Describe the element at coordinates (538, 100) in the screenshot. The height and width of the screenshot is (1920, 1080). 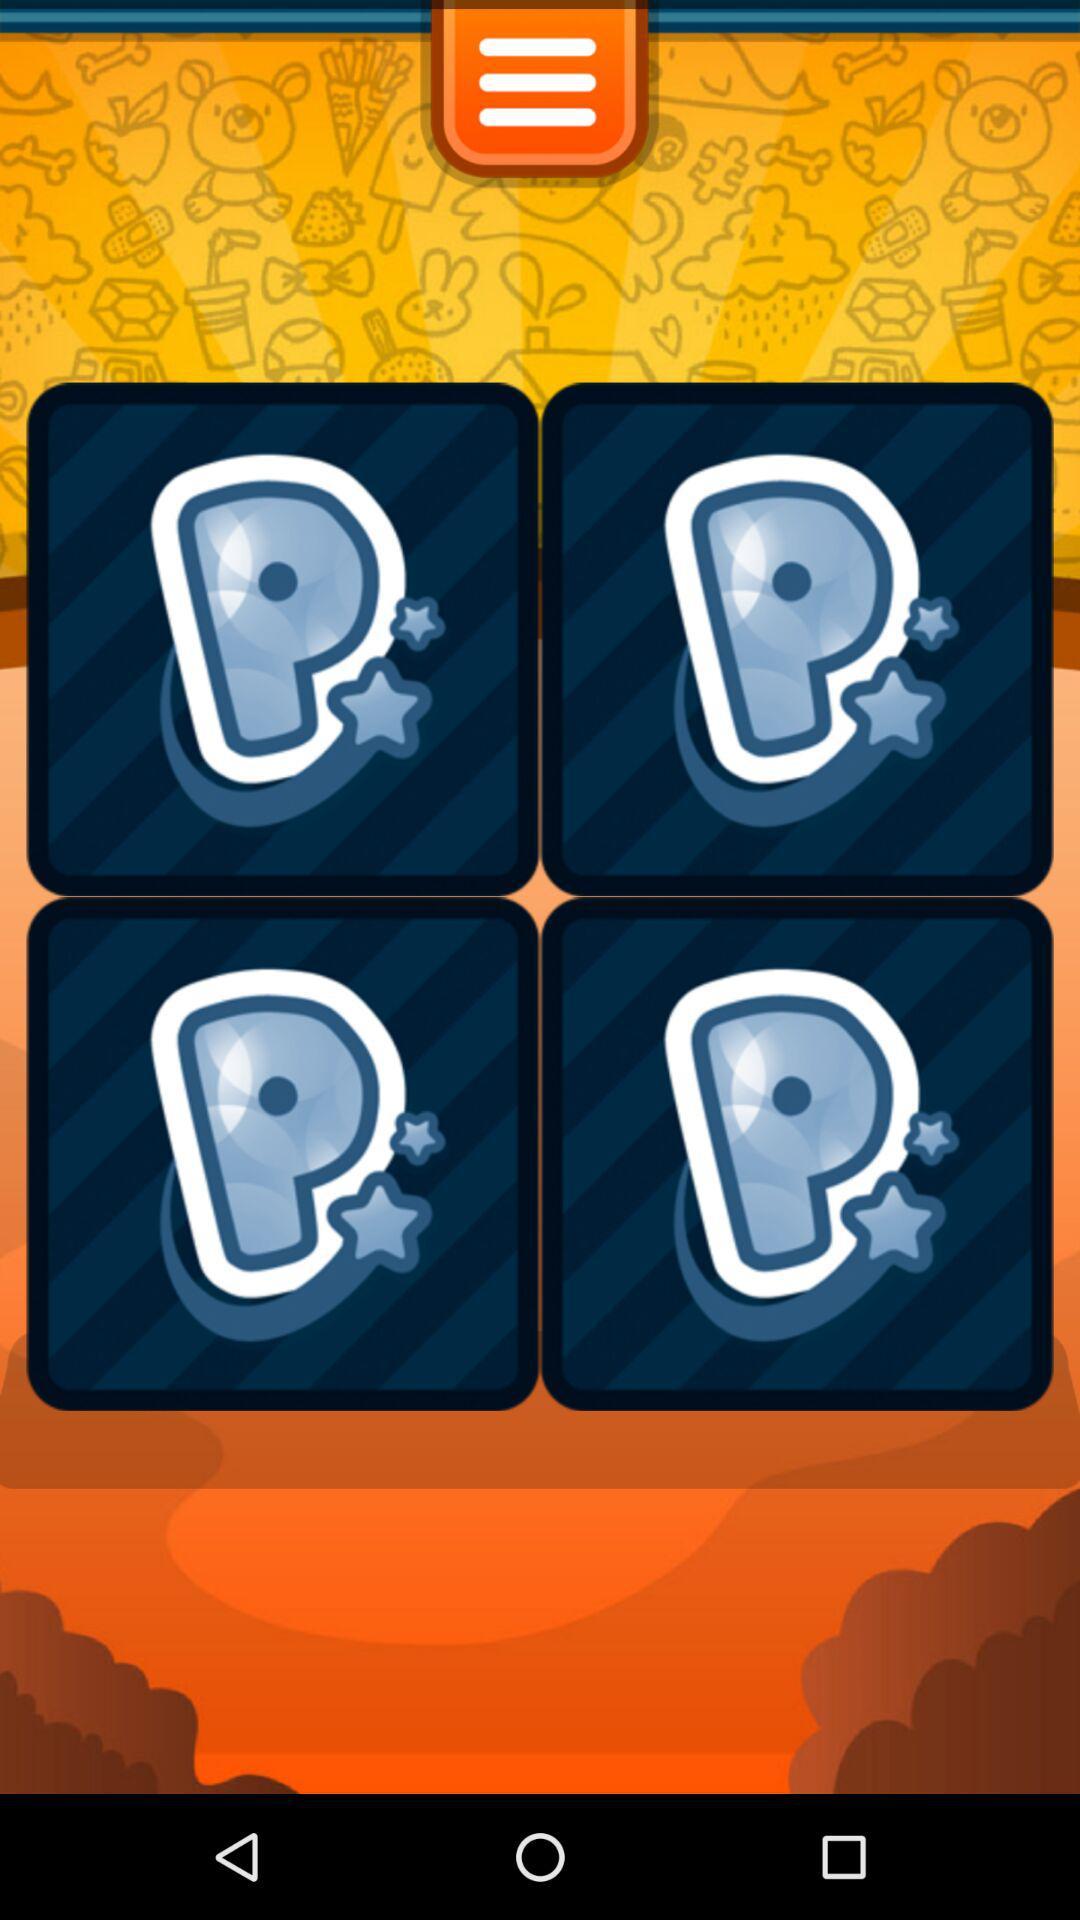
I see `the menu icon` at that location.